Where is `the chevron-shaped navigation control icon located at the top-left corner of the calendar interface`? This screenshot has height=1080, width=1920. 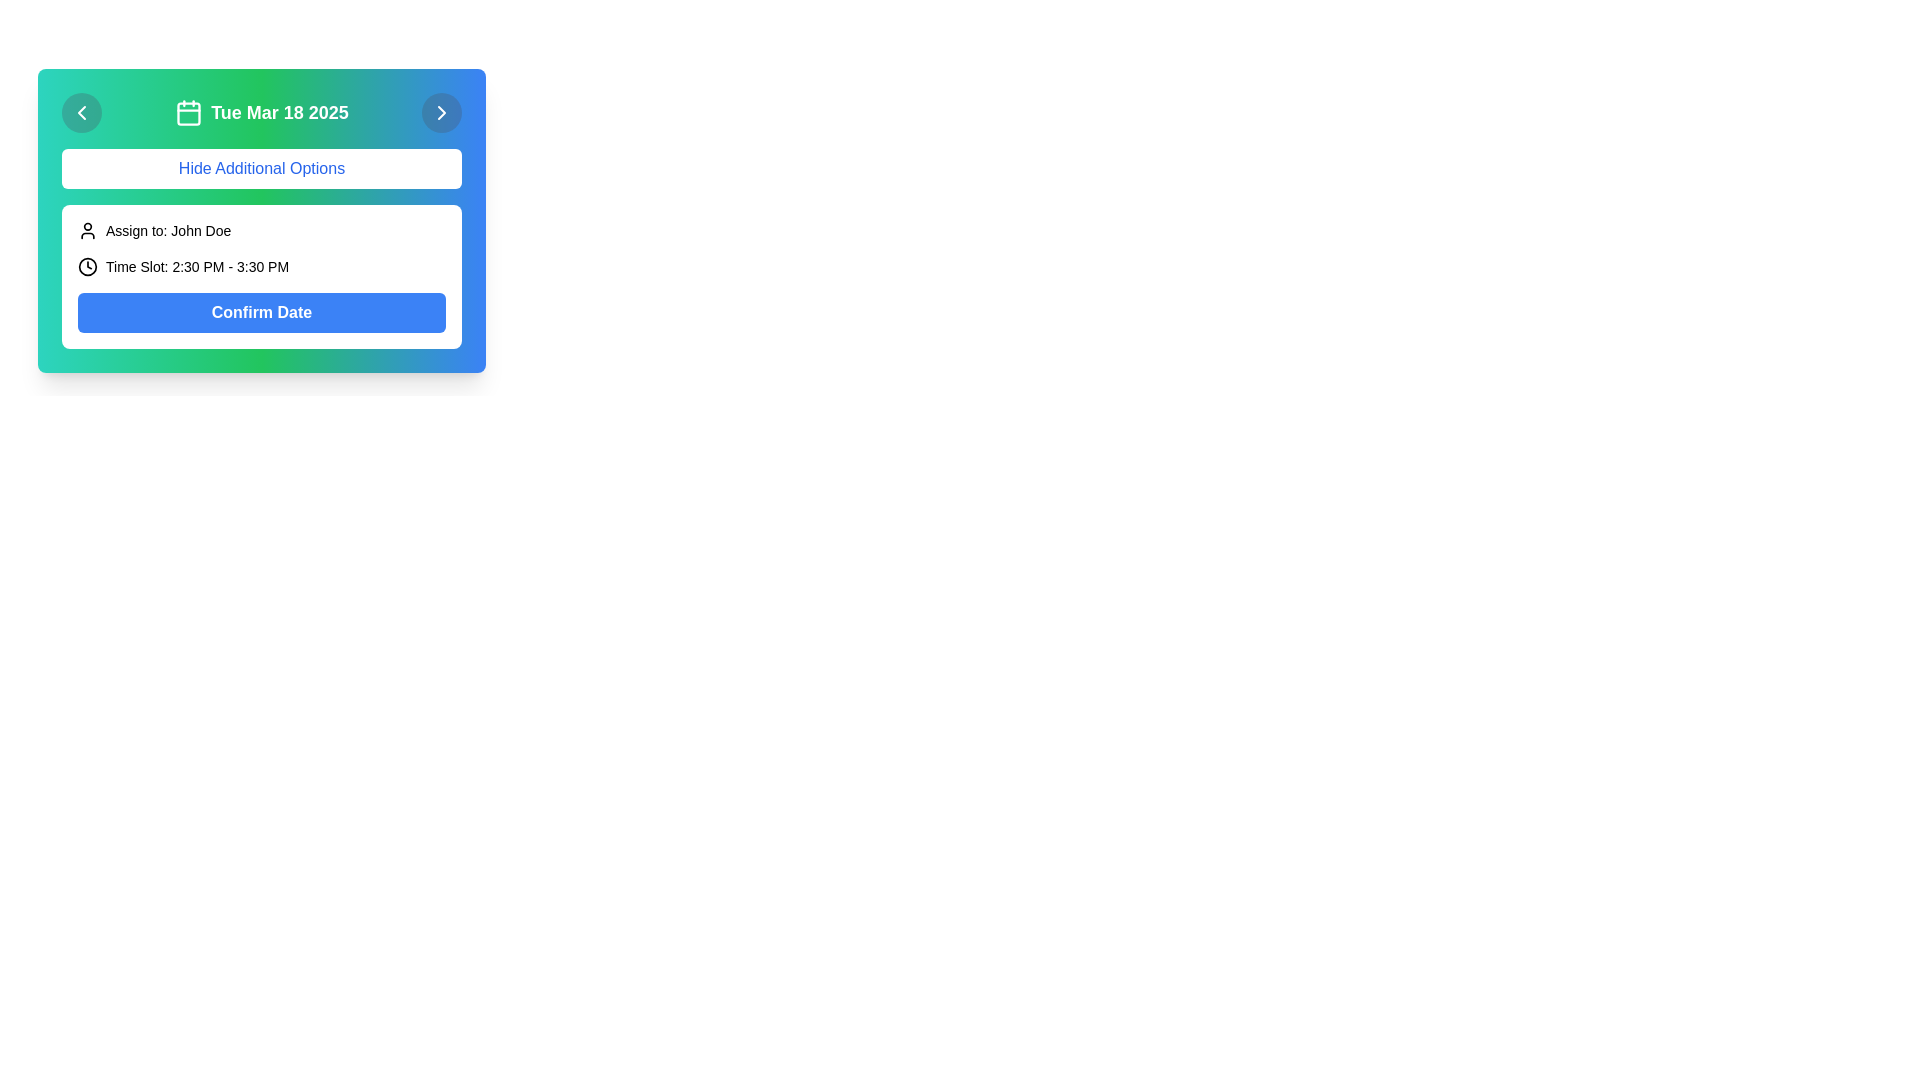 the chevron-shaped navigation control icon located at the top-left corner of the calendar interface is located at coordinates (80, 112).